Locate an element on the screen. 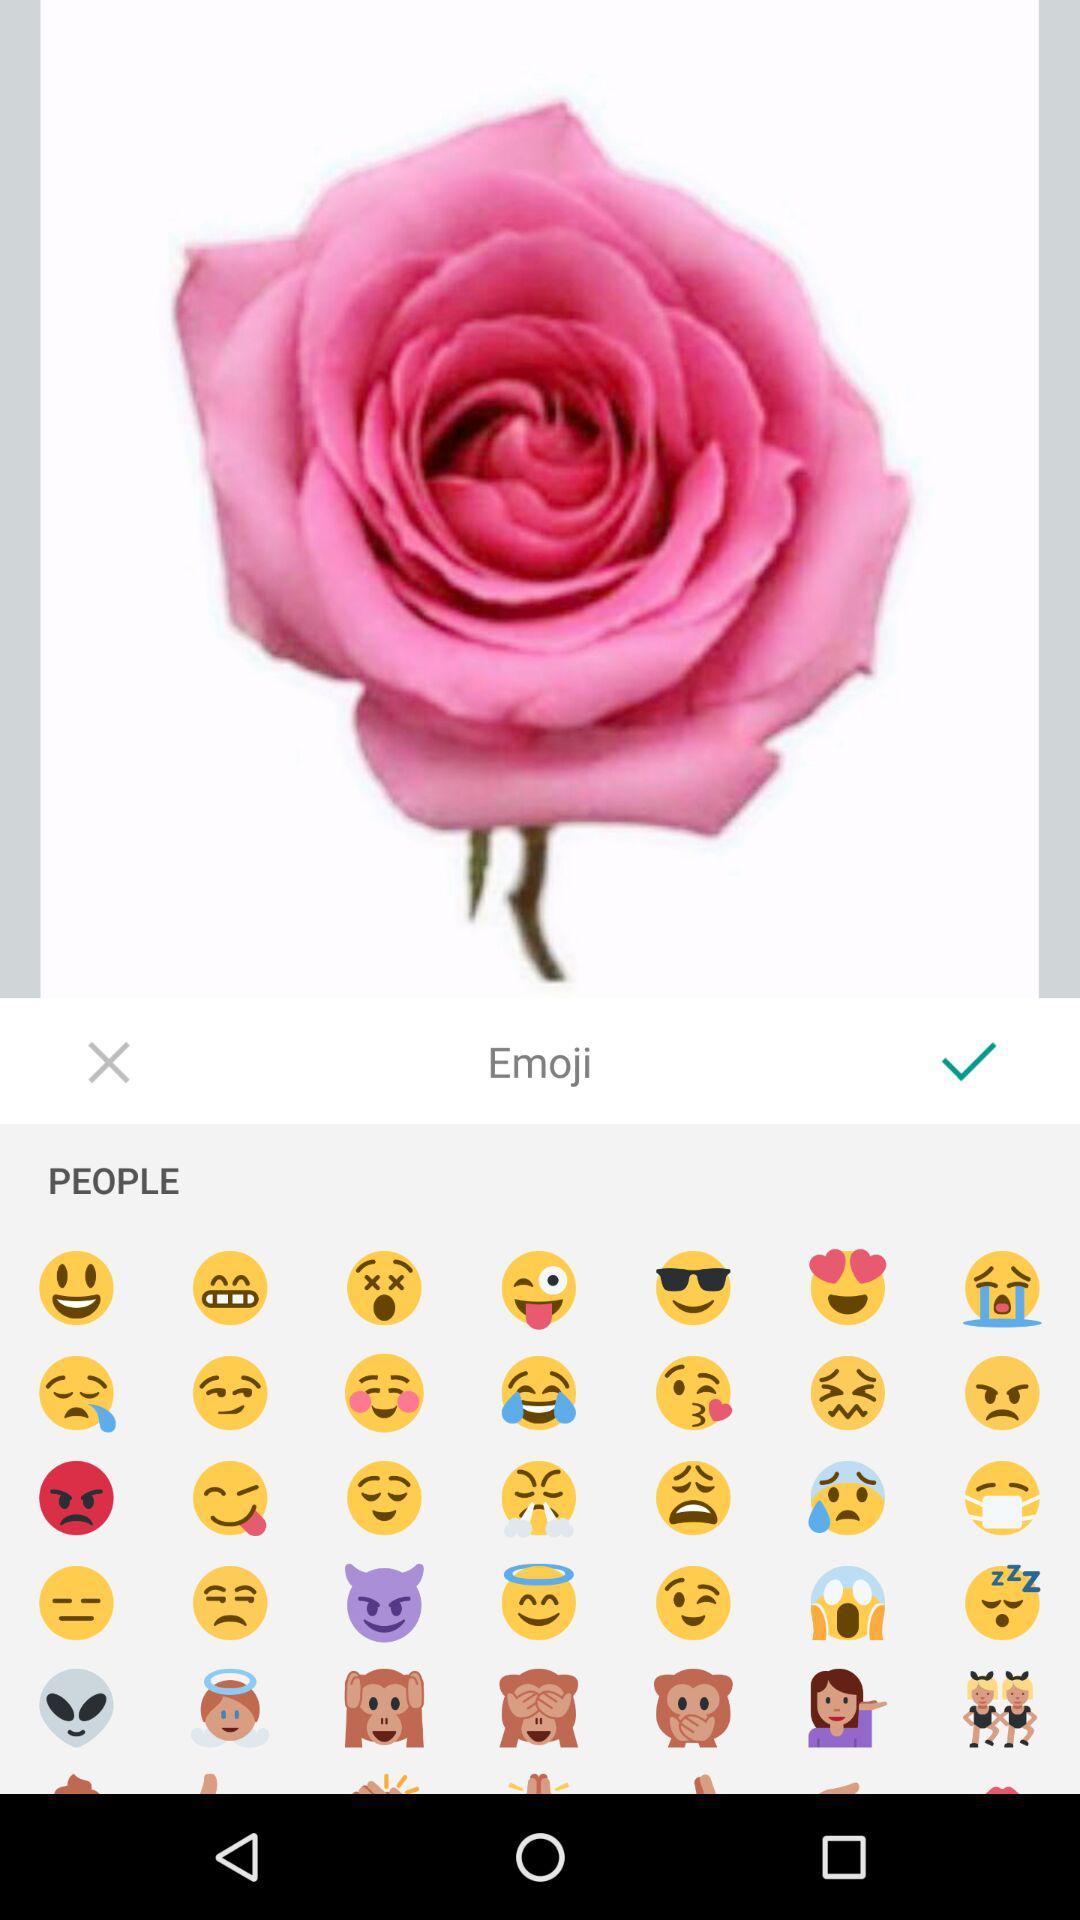 The height and width of the screenshot is (1920, 1080). monkey emoji is located at coordinates (384, 1707).